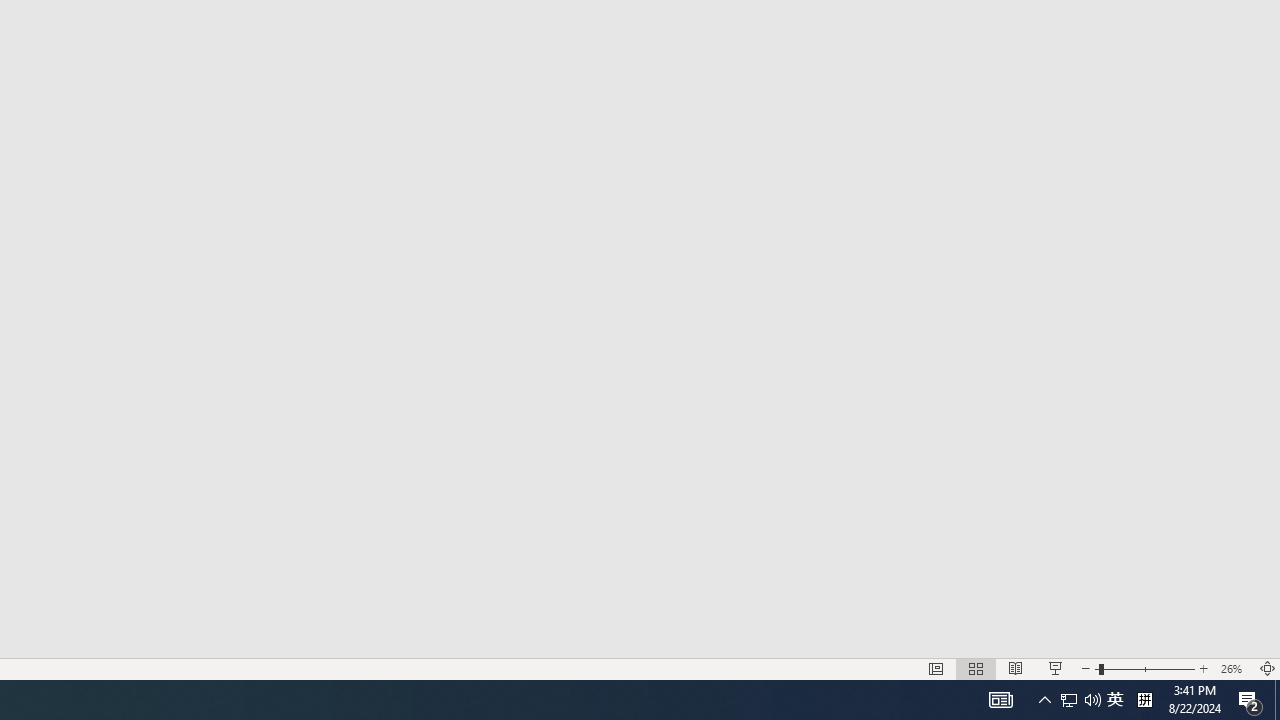  Describe the element at coordinates (1203, 669) in the screenshot. I see `'Zoom In'` at that location.